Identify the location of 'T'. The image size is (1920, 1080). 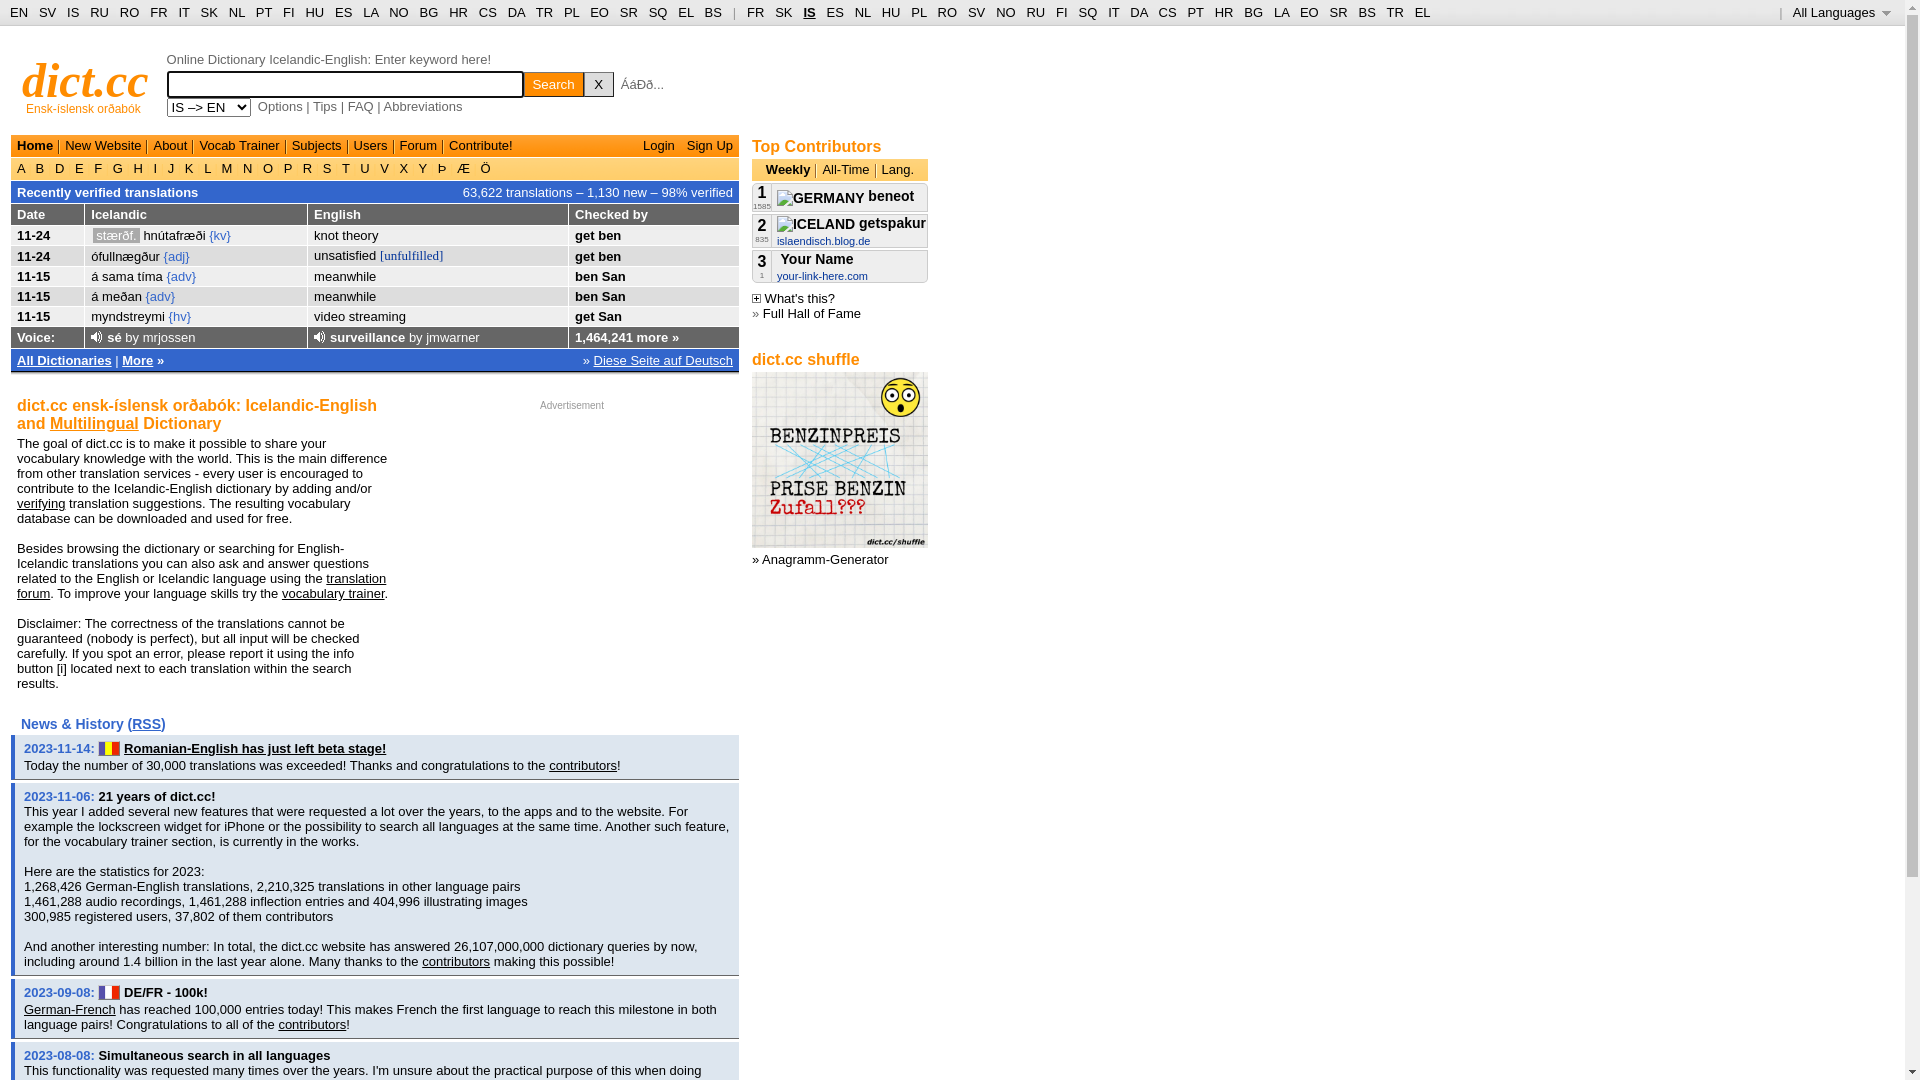
(345, 167).